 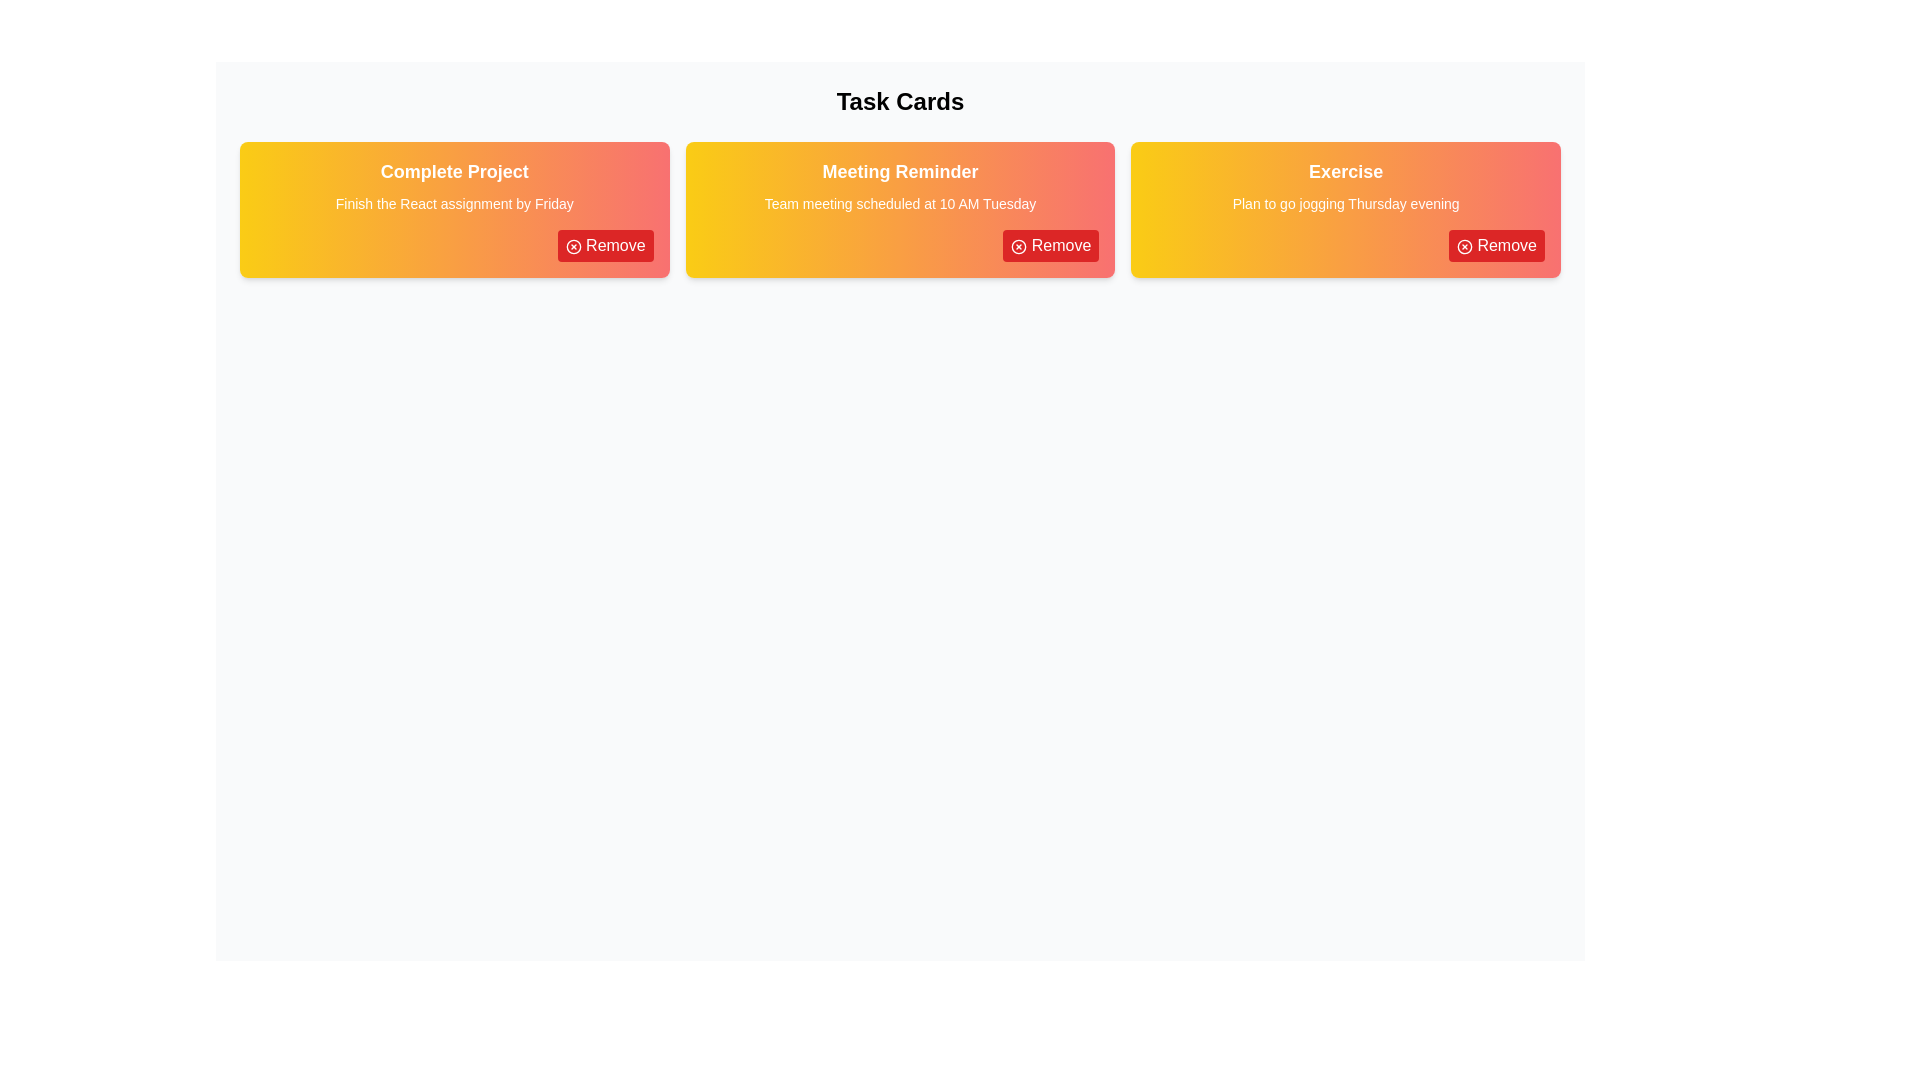 What do you see at coordinates (604, 245) in the screenshot?
I see `'Remove' button for the card titled 'Complete Project'` at bounding box center [604, 245].